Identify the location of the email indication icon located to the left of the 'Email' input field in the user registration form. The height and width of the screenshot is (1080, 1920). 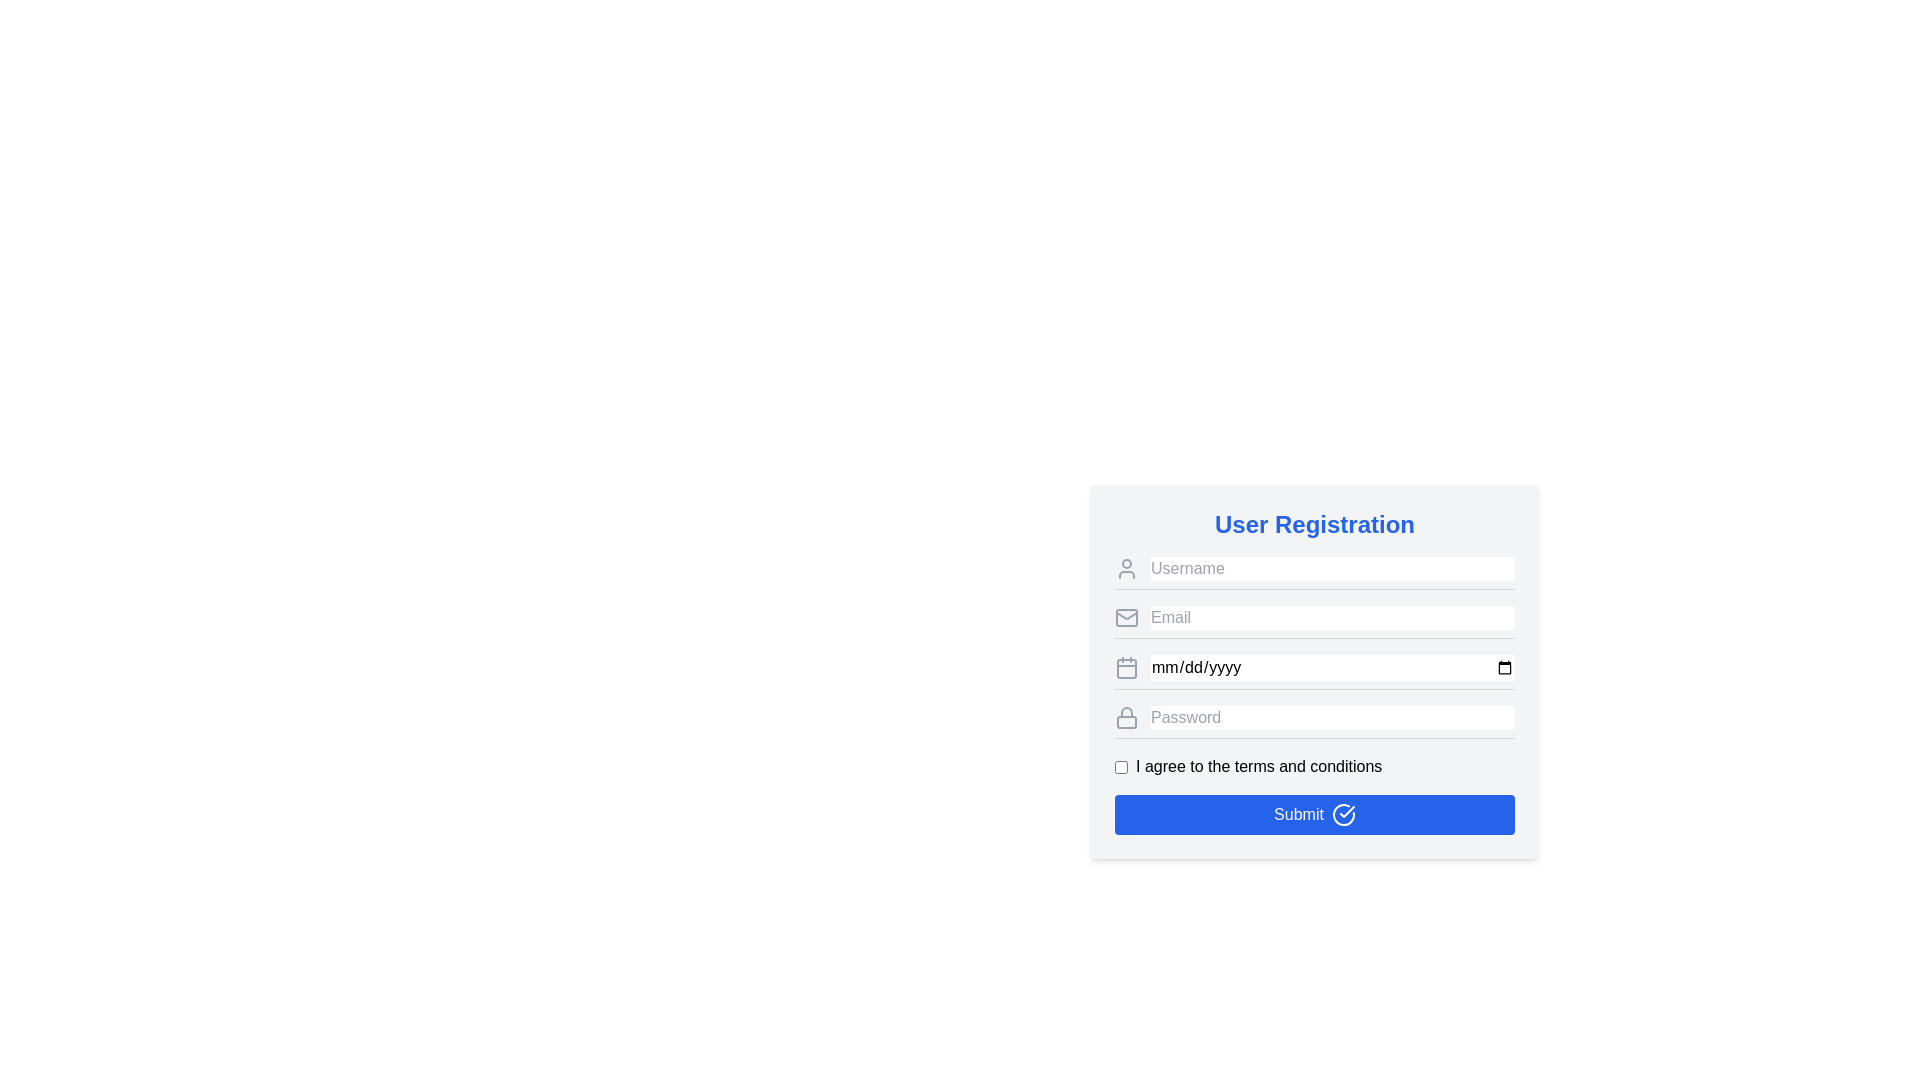
(1127, 616).